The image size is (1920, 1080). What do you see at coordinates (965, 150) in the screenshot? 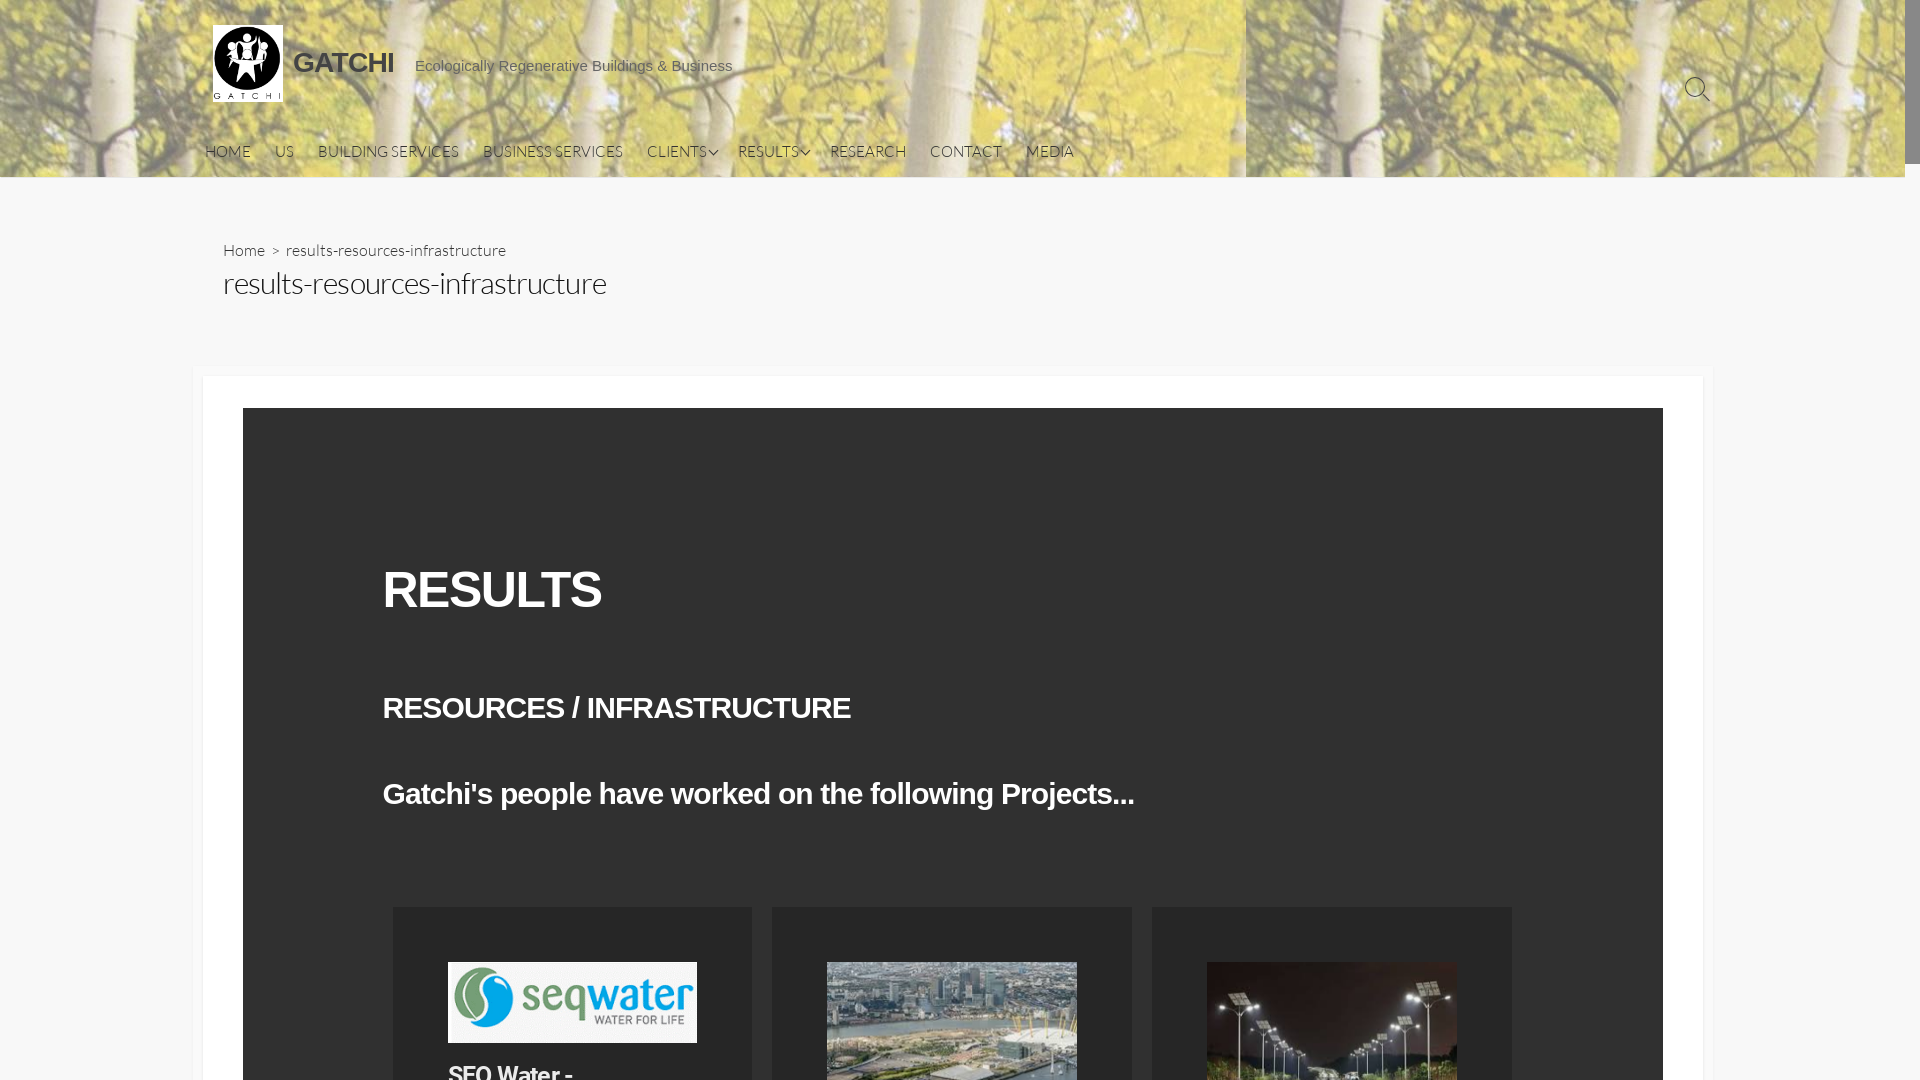
I see `'CONTACT'` at bounding box center [965, 150].